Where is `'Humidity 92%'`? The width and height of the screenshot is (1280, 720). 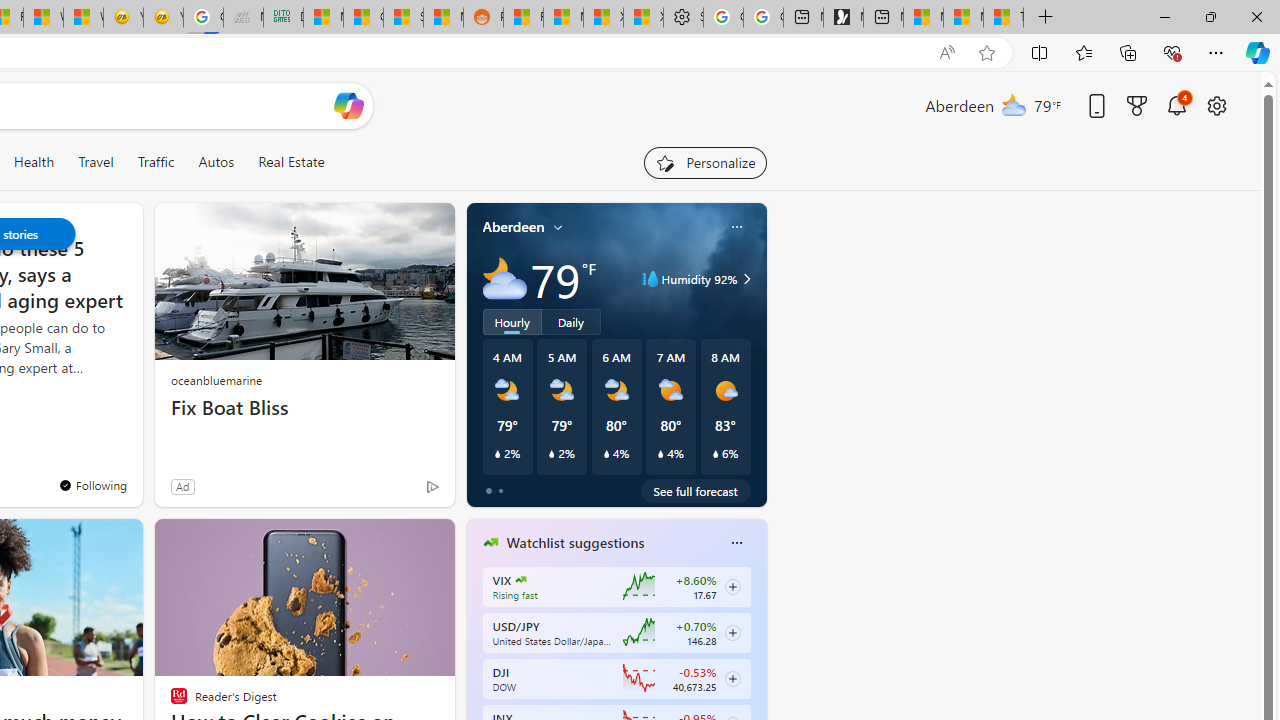 'Humidity 92%' is located at coordinates (743, 279).